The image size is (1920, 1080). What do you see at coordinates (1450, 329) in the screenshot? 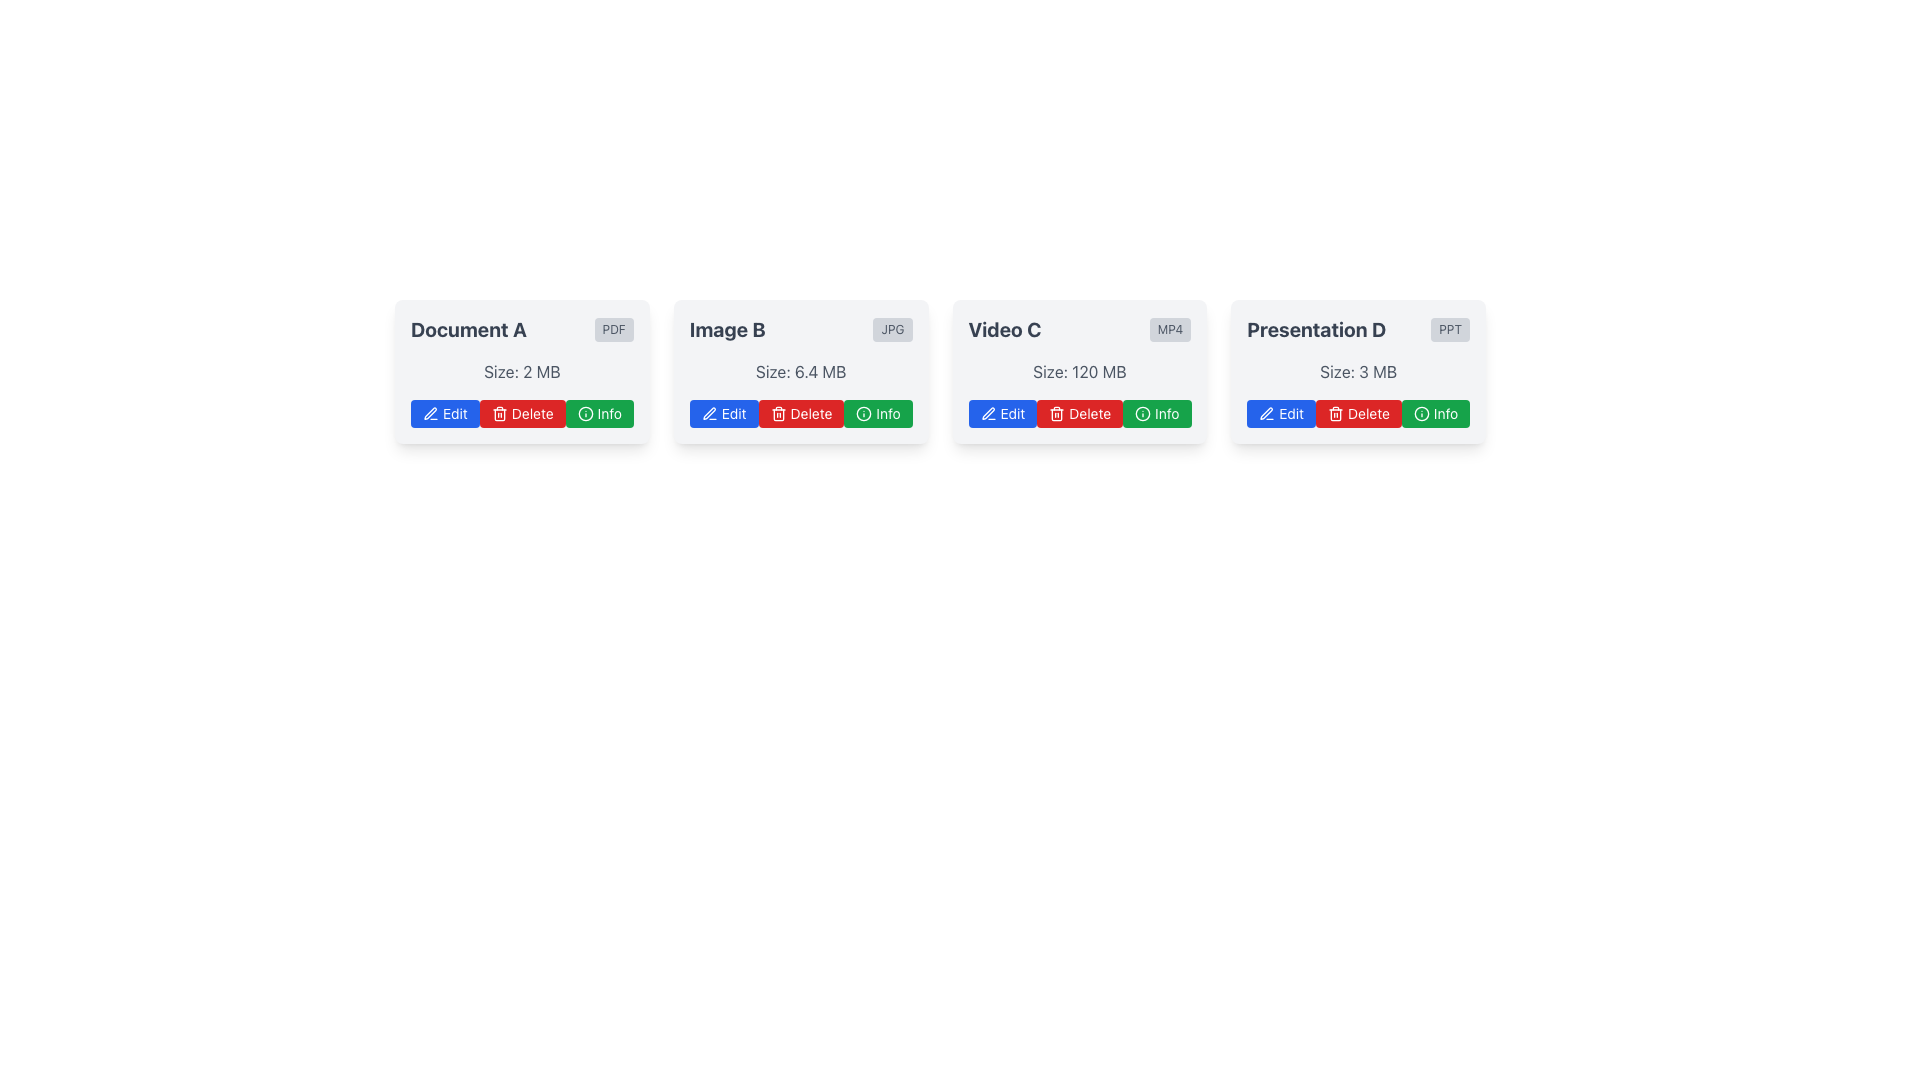
I see `the rectangular badge with a gray background featuring the text 'PPT' located at the top-right corner of the 'Presentation D' card` at bounding box center [1450, 329].